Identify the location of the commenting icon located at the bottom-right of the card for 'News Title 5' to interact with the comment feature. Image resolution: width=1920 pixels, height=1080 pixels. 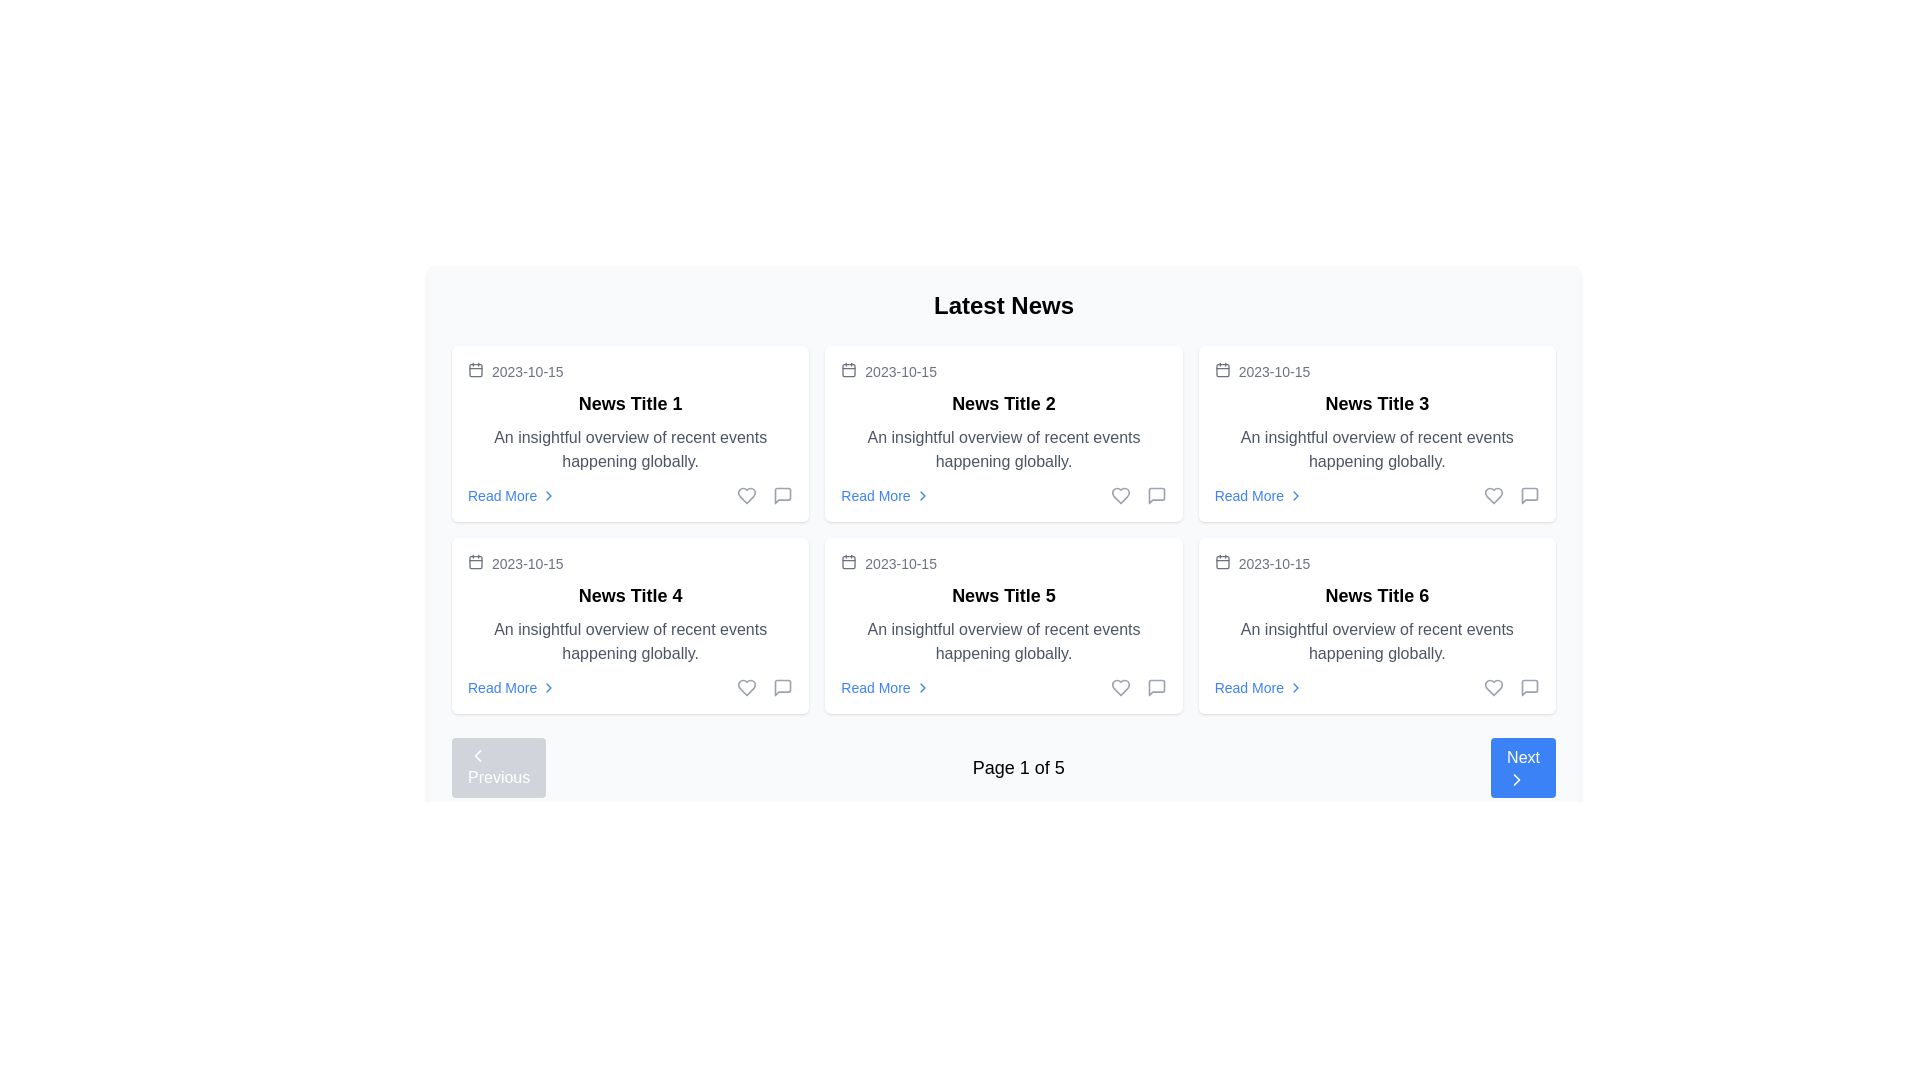
(1156, 686).